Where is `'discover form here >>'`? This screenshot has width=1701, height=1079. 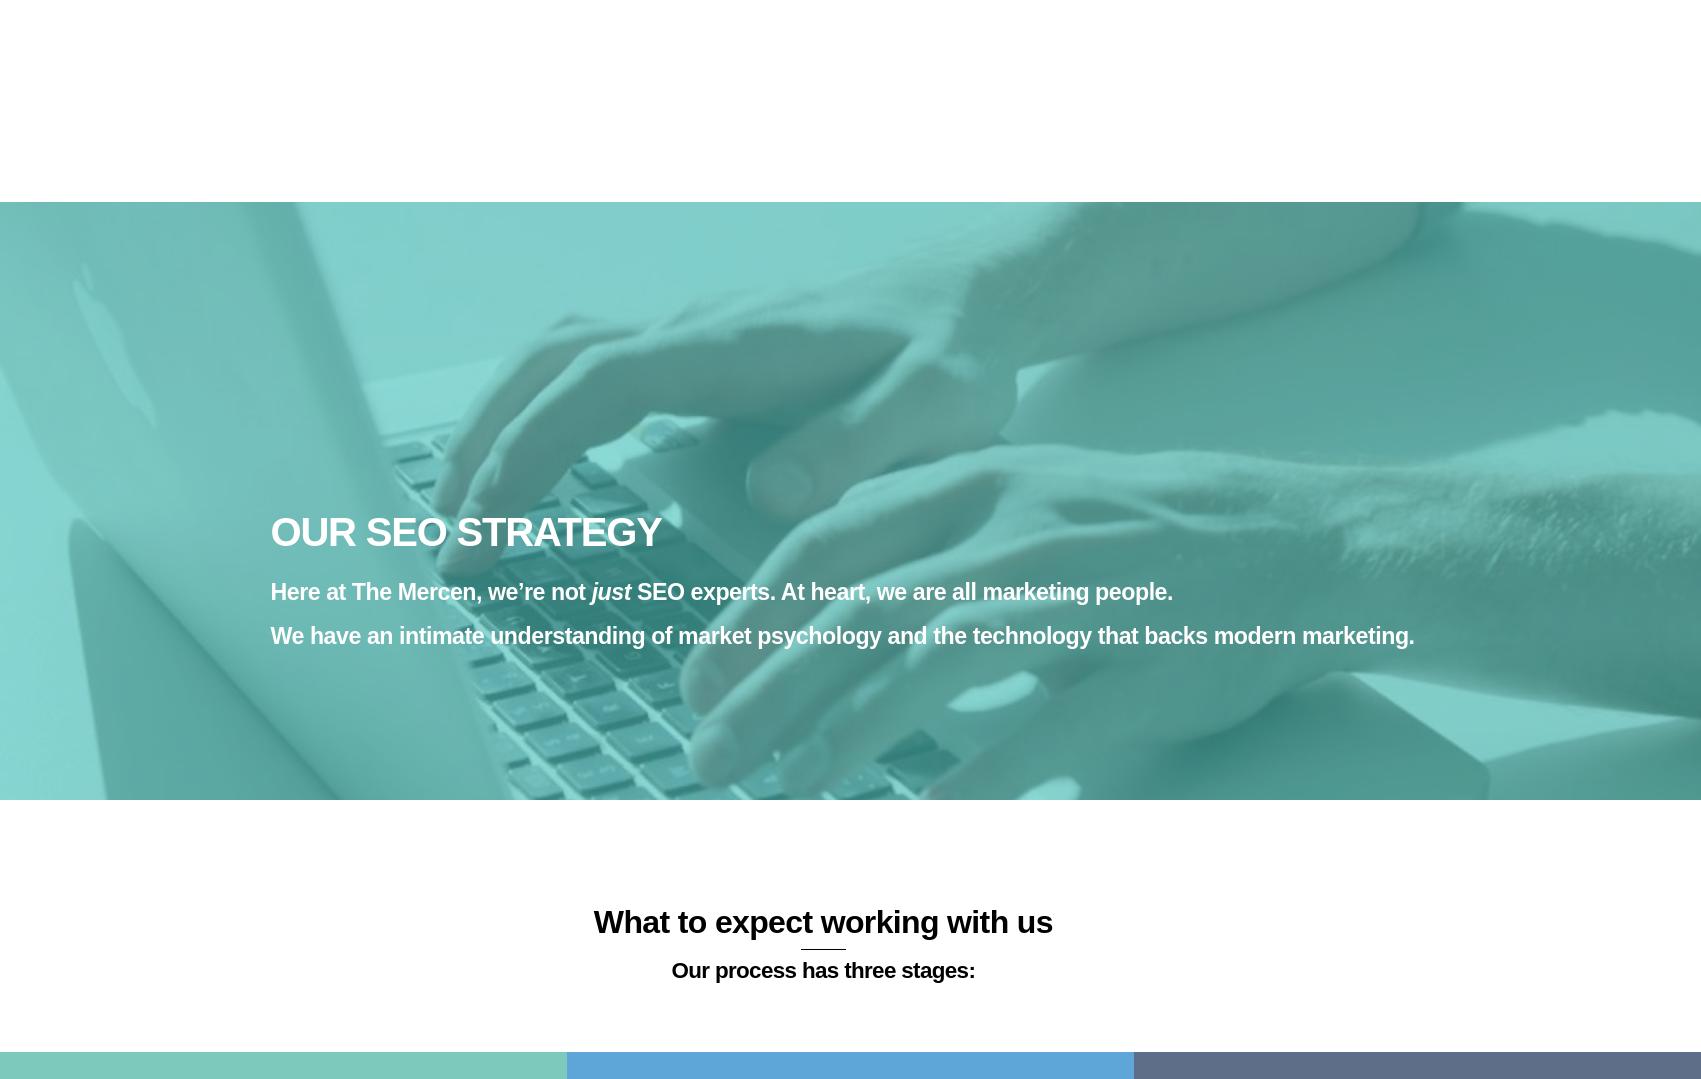 'discover form here >>' is located at coordinates (568, 678).